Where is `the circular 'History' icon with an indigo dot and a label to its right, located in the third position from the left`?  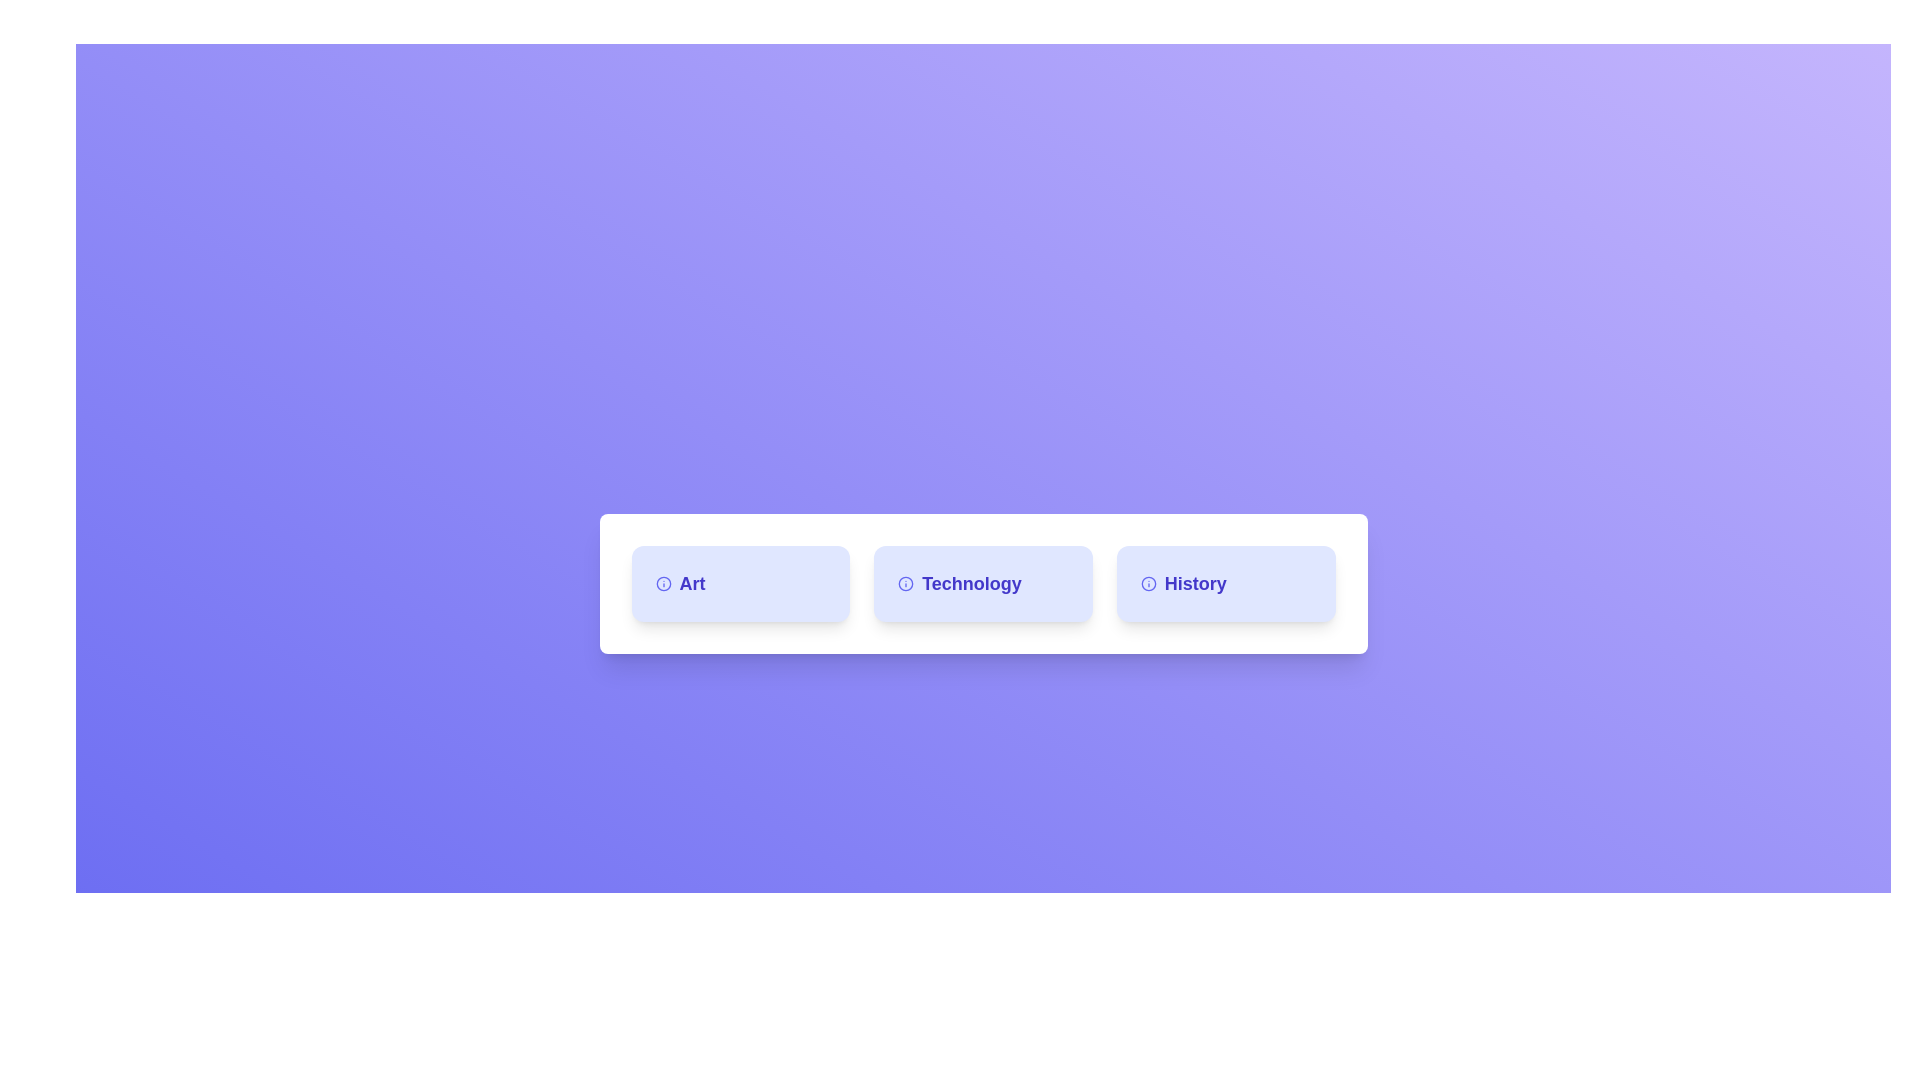 the circular 'History' icon with an indigo dot and a label to its right, located in the third position from the left is located at coordinates (1148, 583).